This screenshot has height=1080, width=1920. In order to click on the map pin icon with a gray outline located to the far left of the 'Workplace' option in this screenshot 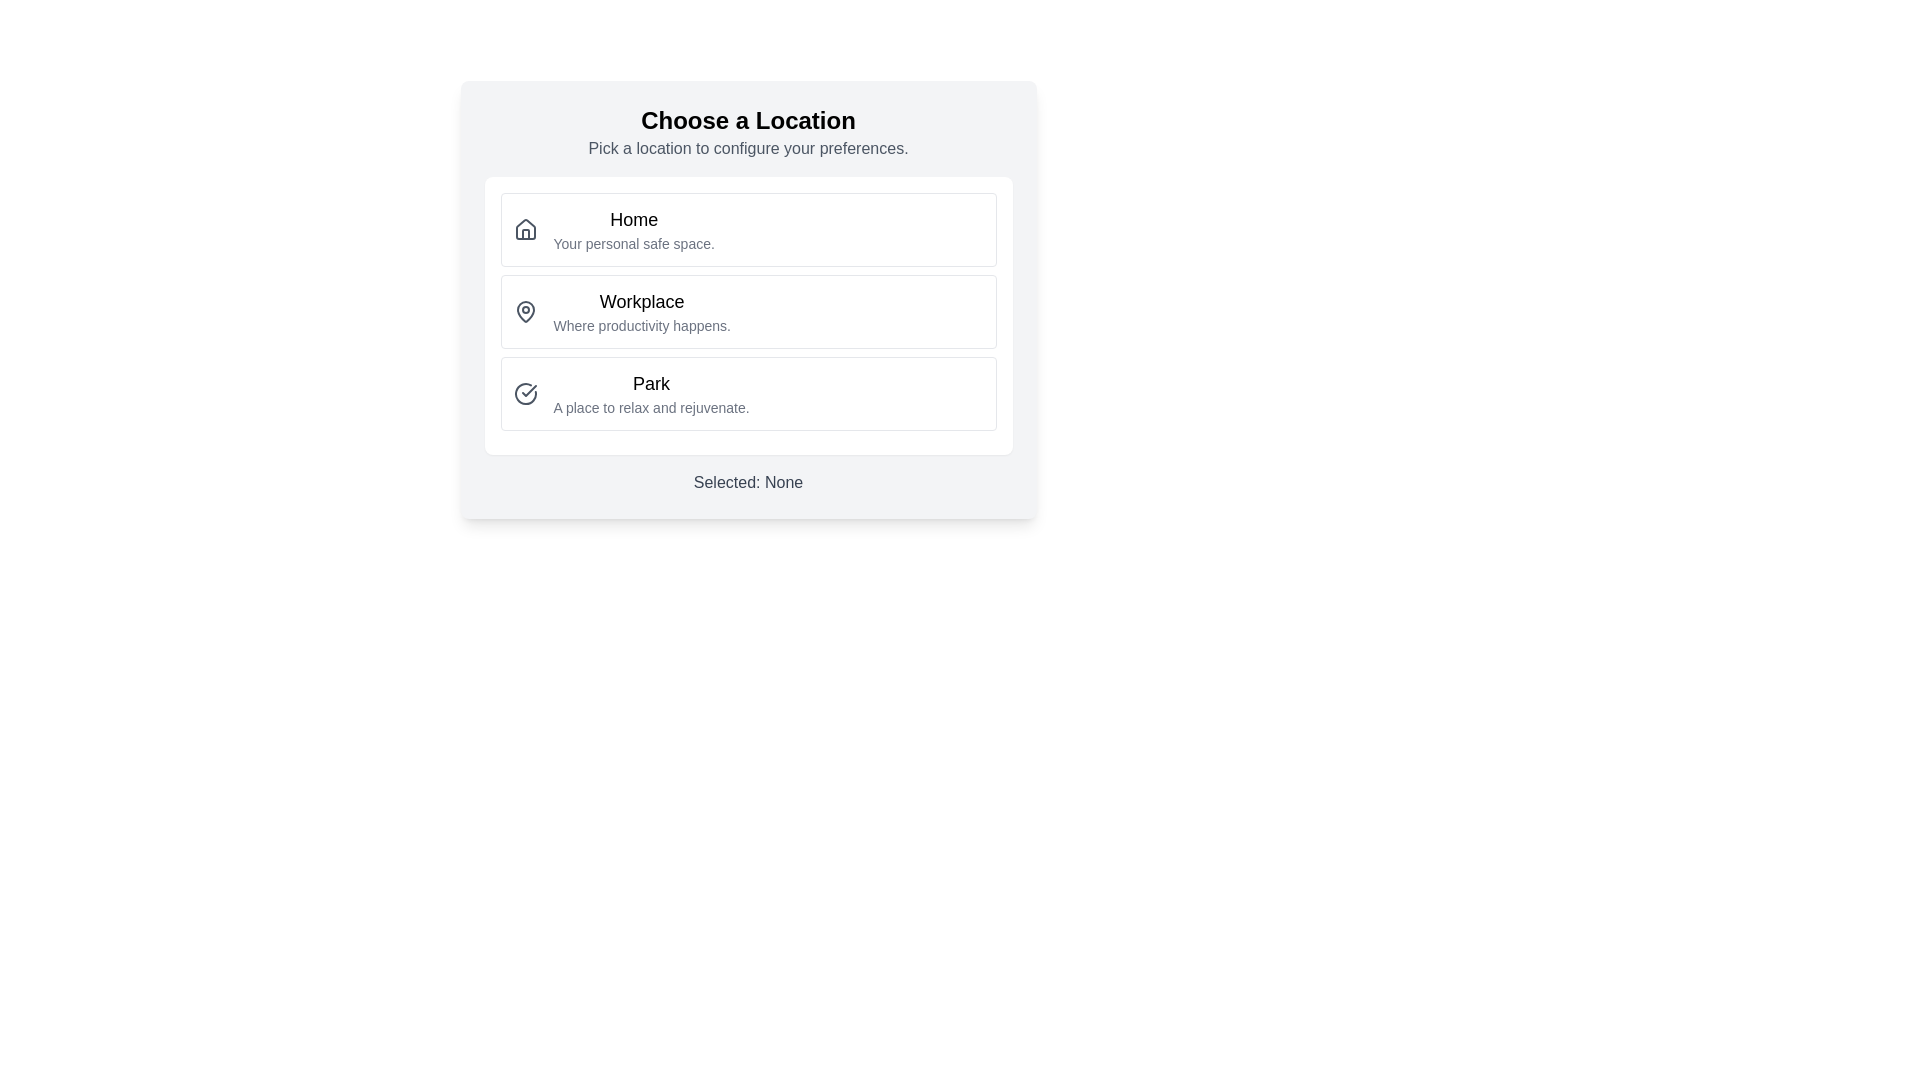, I will do `click(525, 312)`.